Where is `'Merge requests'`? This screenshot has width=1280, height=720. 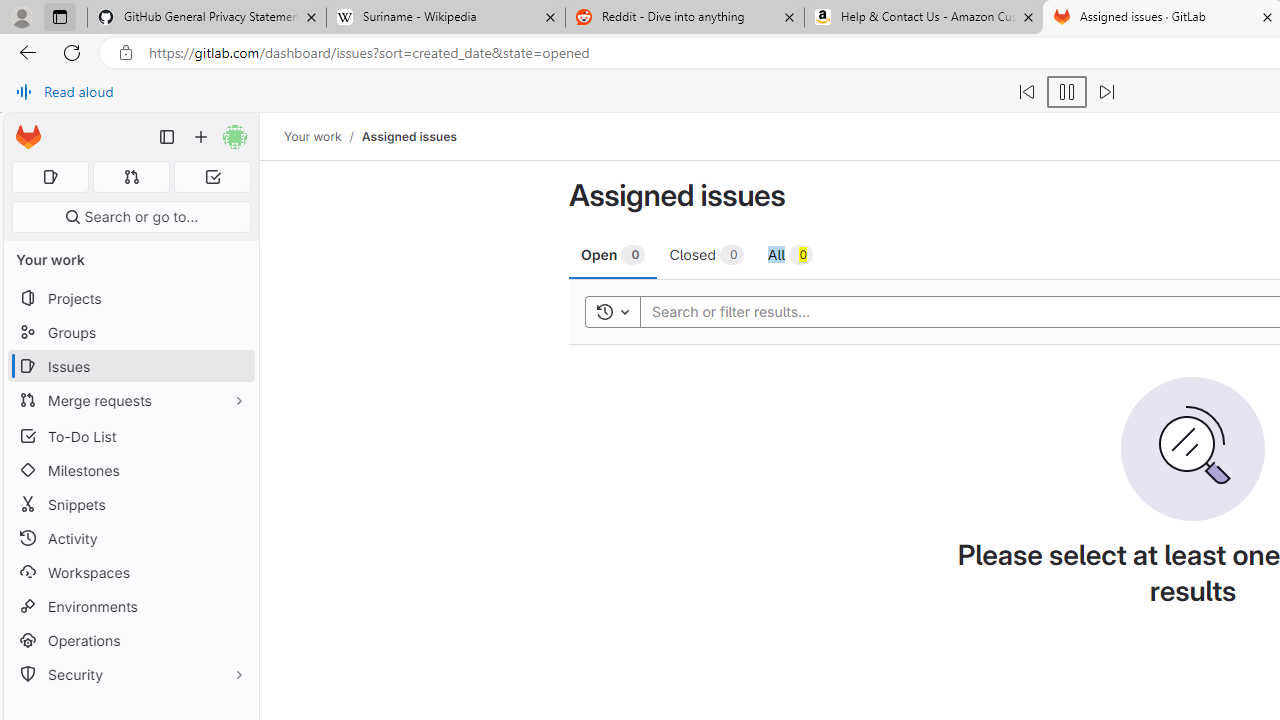
'Merge requests' is located at coordinates (130, 400).